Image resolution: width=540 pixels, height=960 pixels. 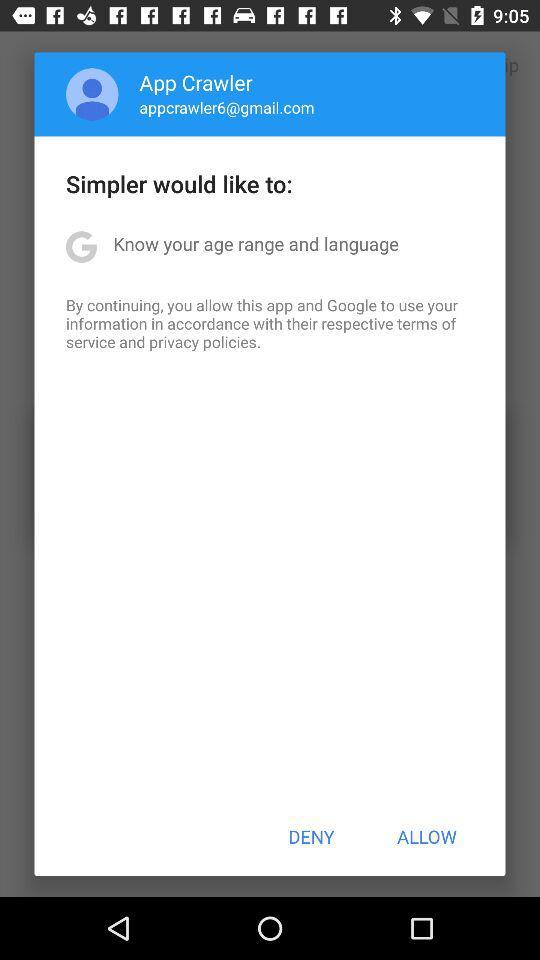 What do you see at coordinates (311, 836) in the screenshot?
I see `item at the bottom` at bounding box center [311, 836].